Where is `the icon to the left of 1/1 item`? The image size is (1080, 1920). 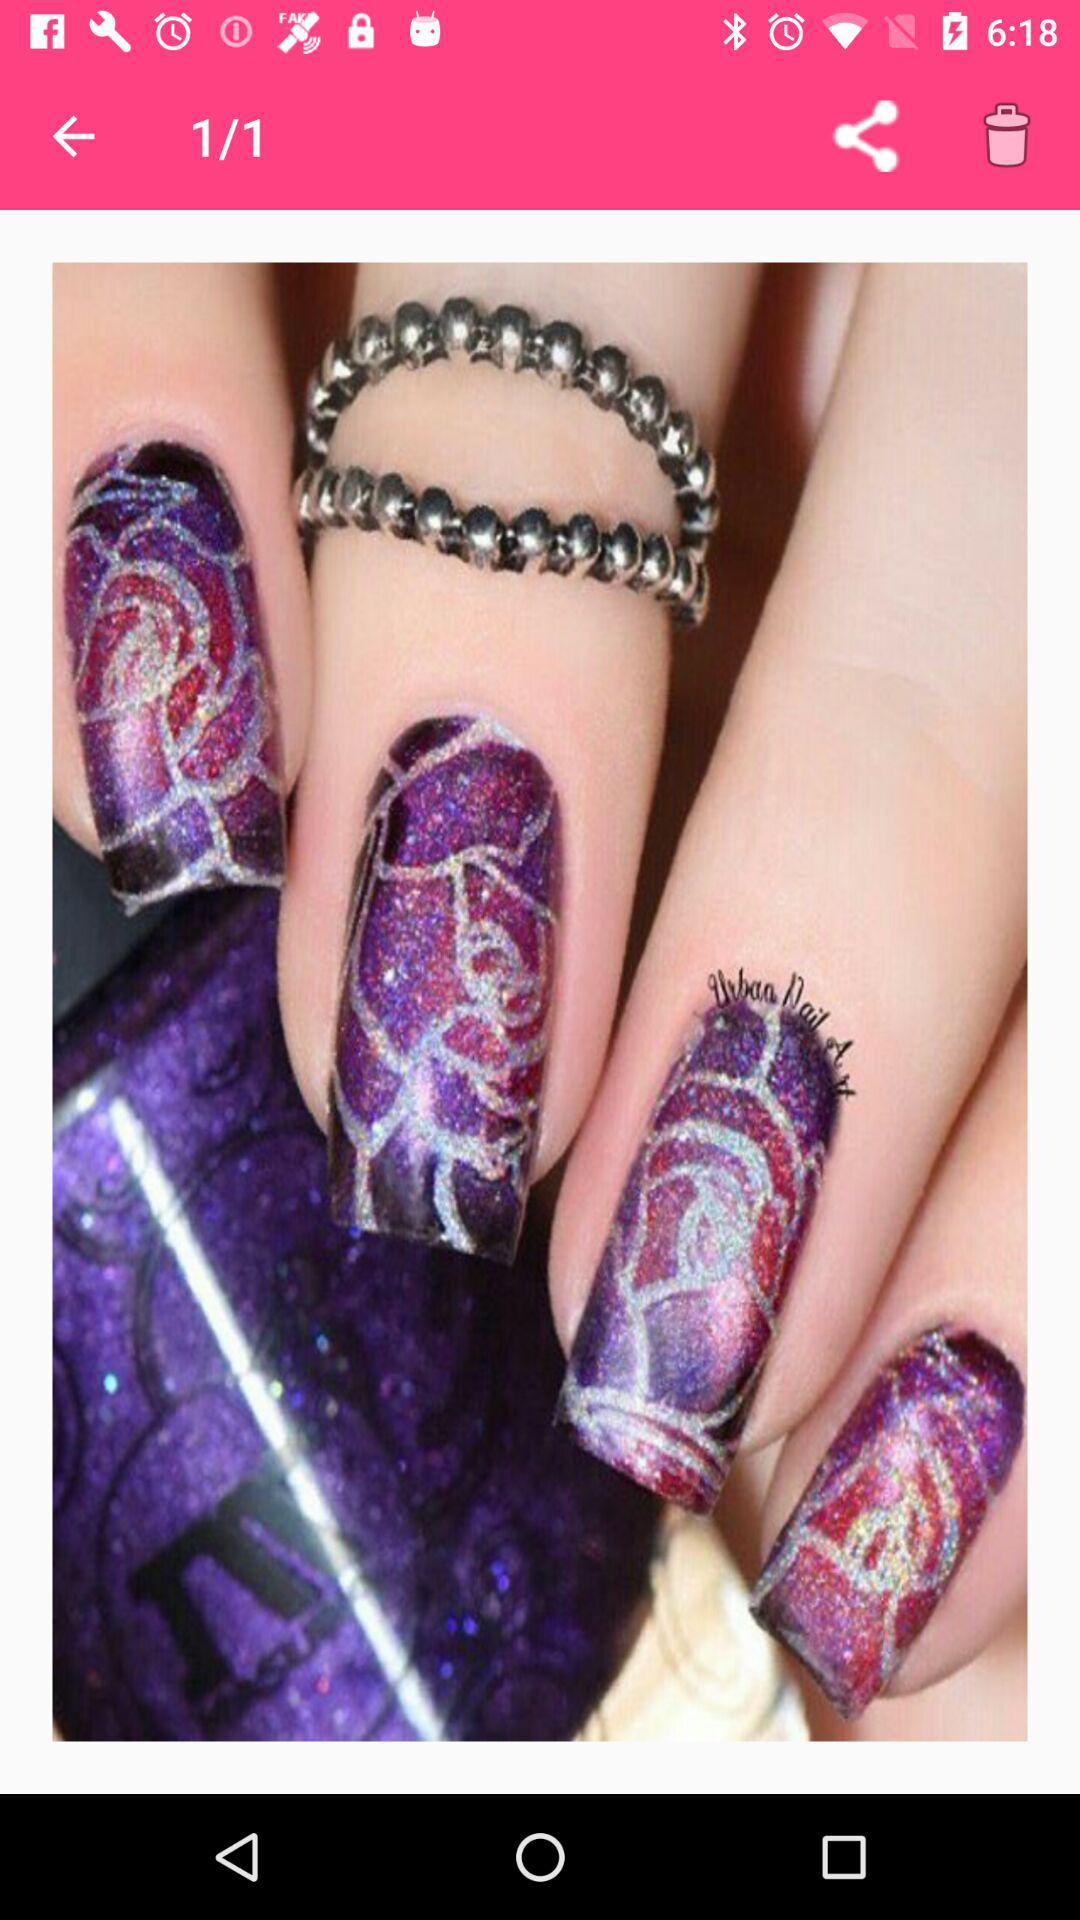
the icon to the left of 1/1 item is located at coordinates (72, 135).